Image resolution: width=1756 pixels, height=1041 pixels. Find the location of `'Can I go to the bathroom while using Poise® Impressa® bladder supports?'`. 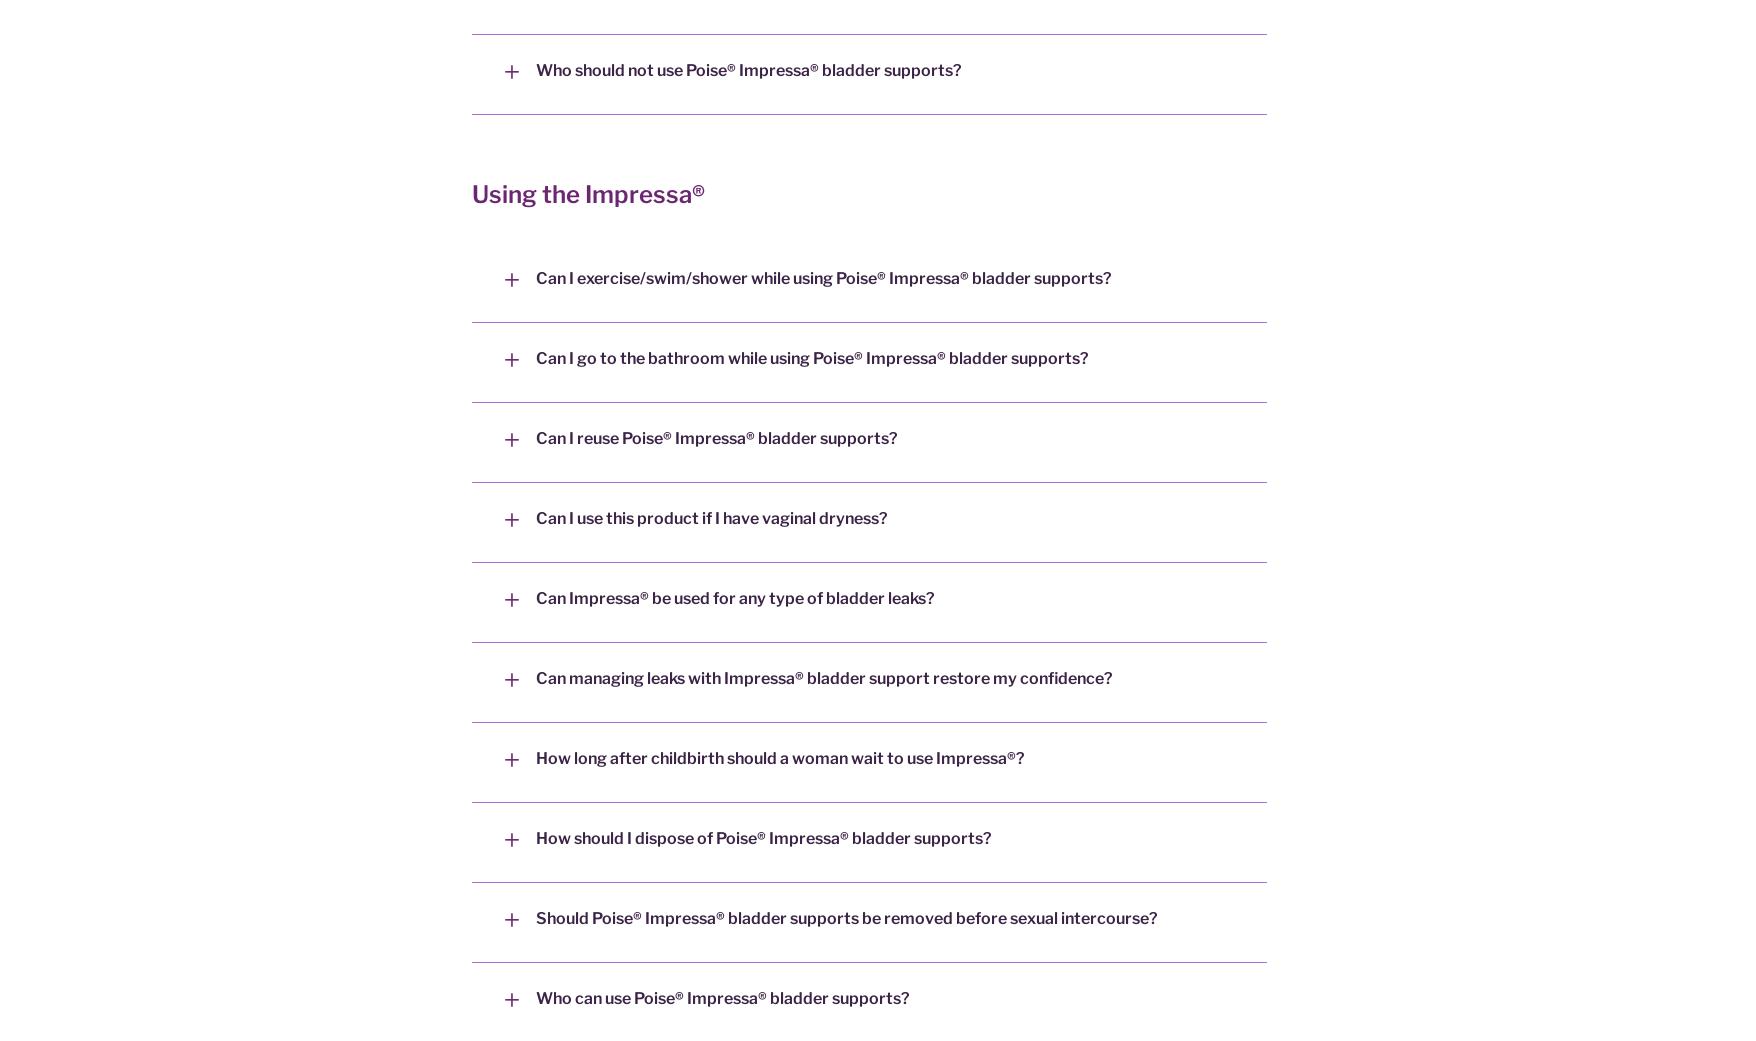

'Can I go to the bathroom while using Poise® Impressa® bladder supports?' is located at coordinates (811, 358).